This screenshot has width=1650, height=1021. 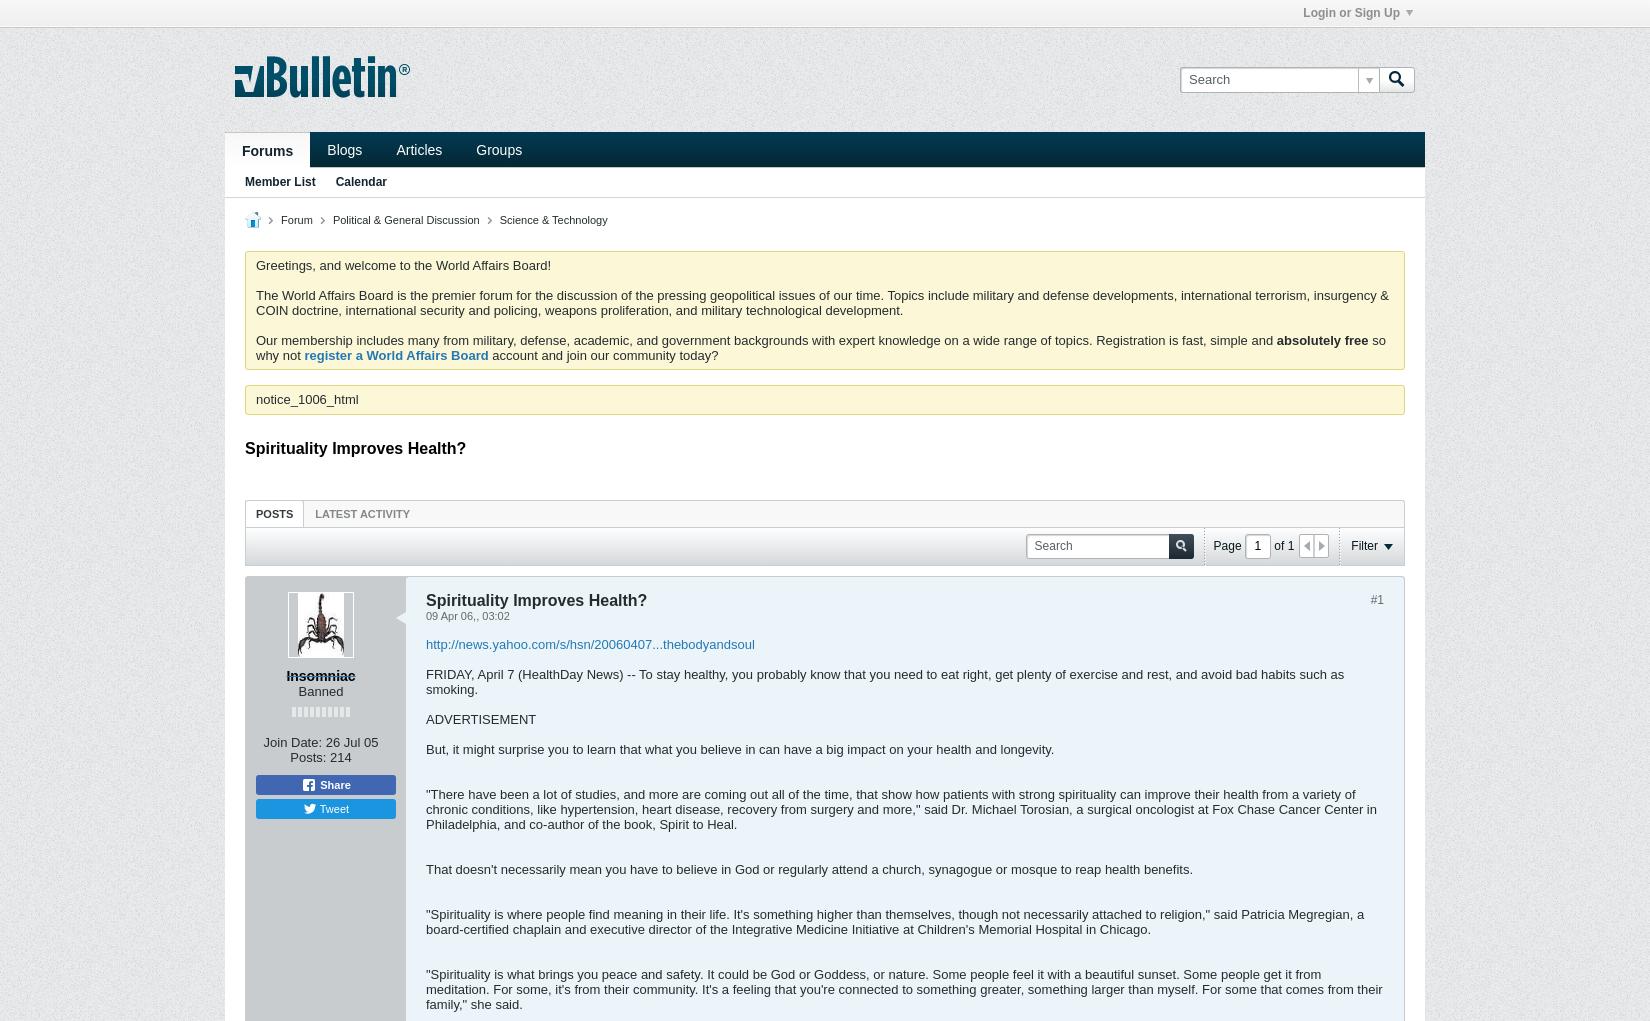 I want to click on 'Member List', so click(x=280, y=181).